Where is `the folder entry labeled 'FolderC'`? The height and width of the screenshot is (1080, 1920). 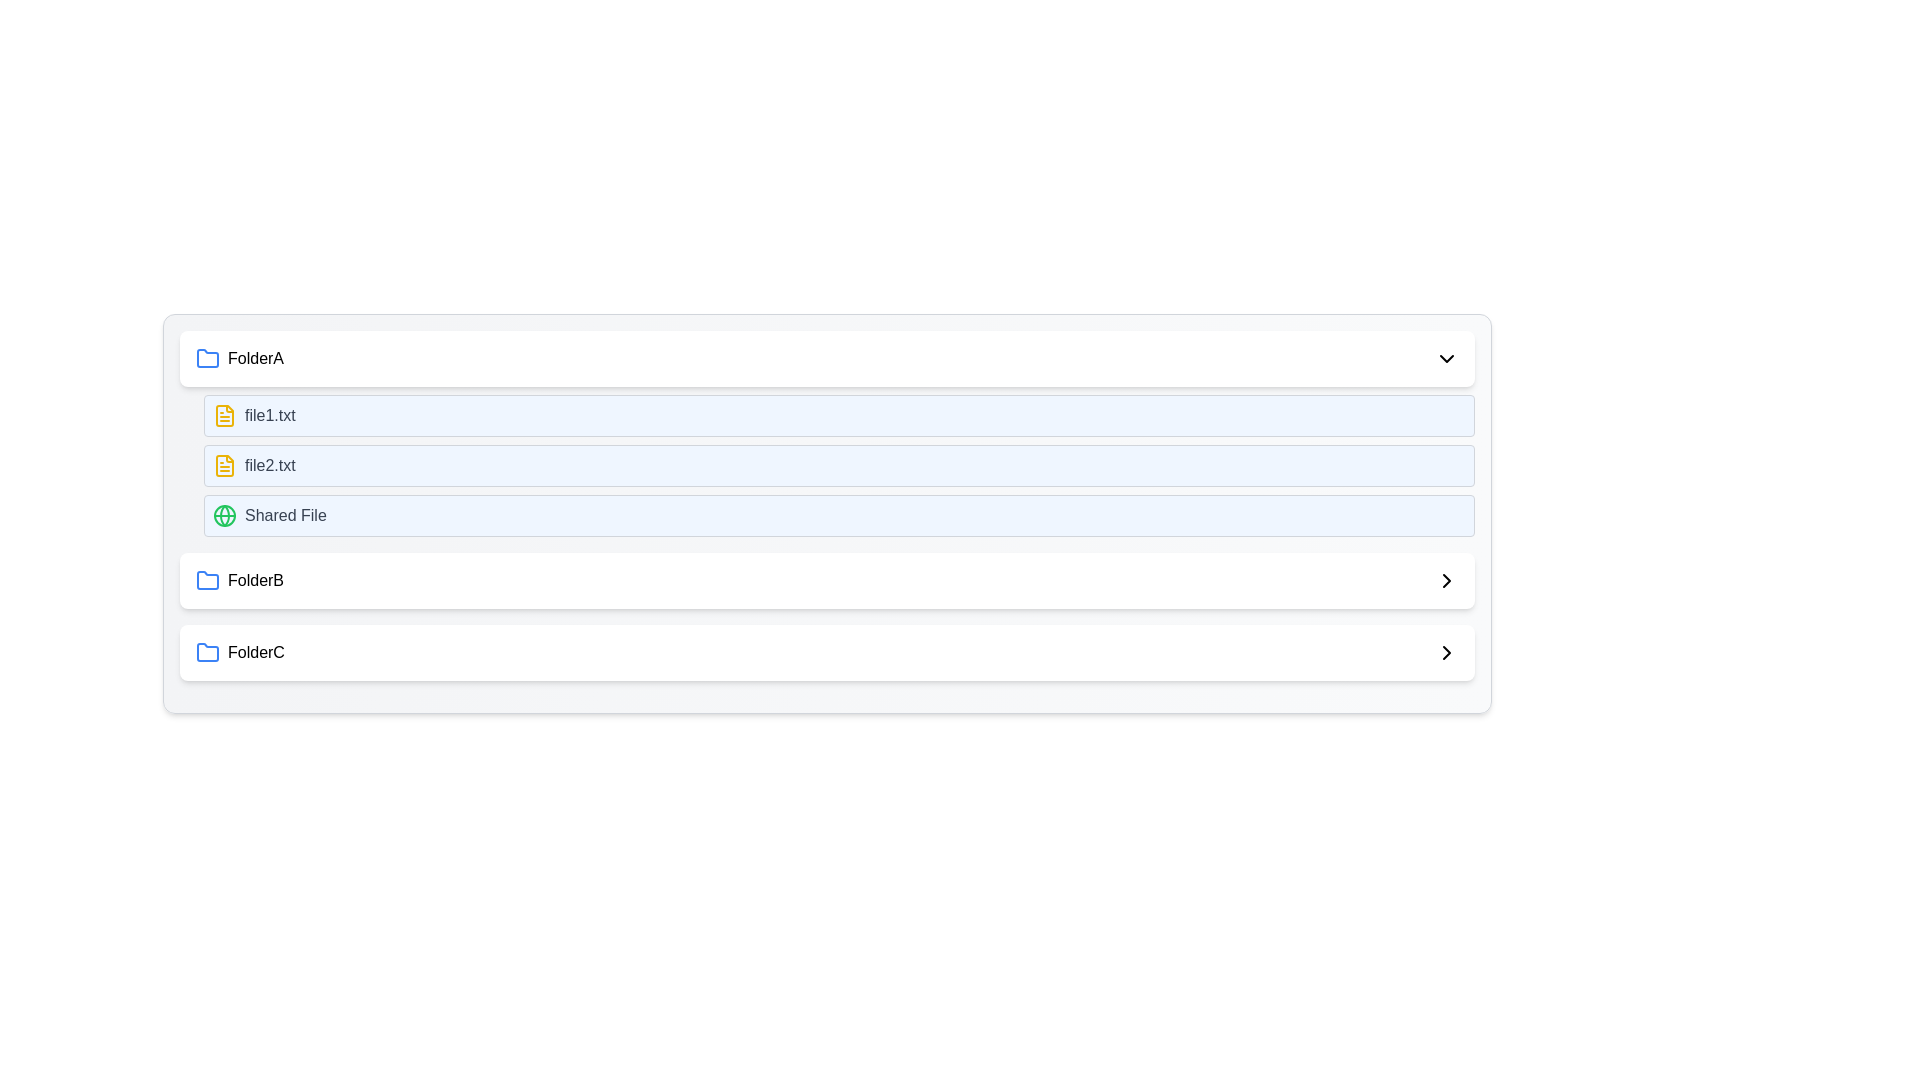 the folder entry labeled 'FolderC' is located at coordinates (240, 652).